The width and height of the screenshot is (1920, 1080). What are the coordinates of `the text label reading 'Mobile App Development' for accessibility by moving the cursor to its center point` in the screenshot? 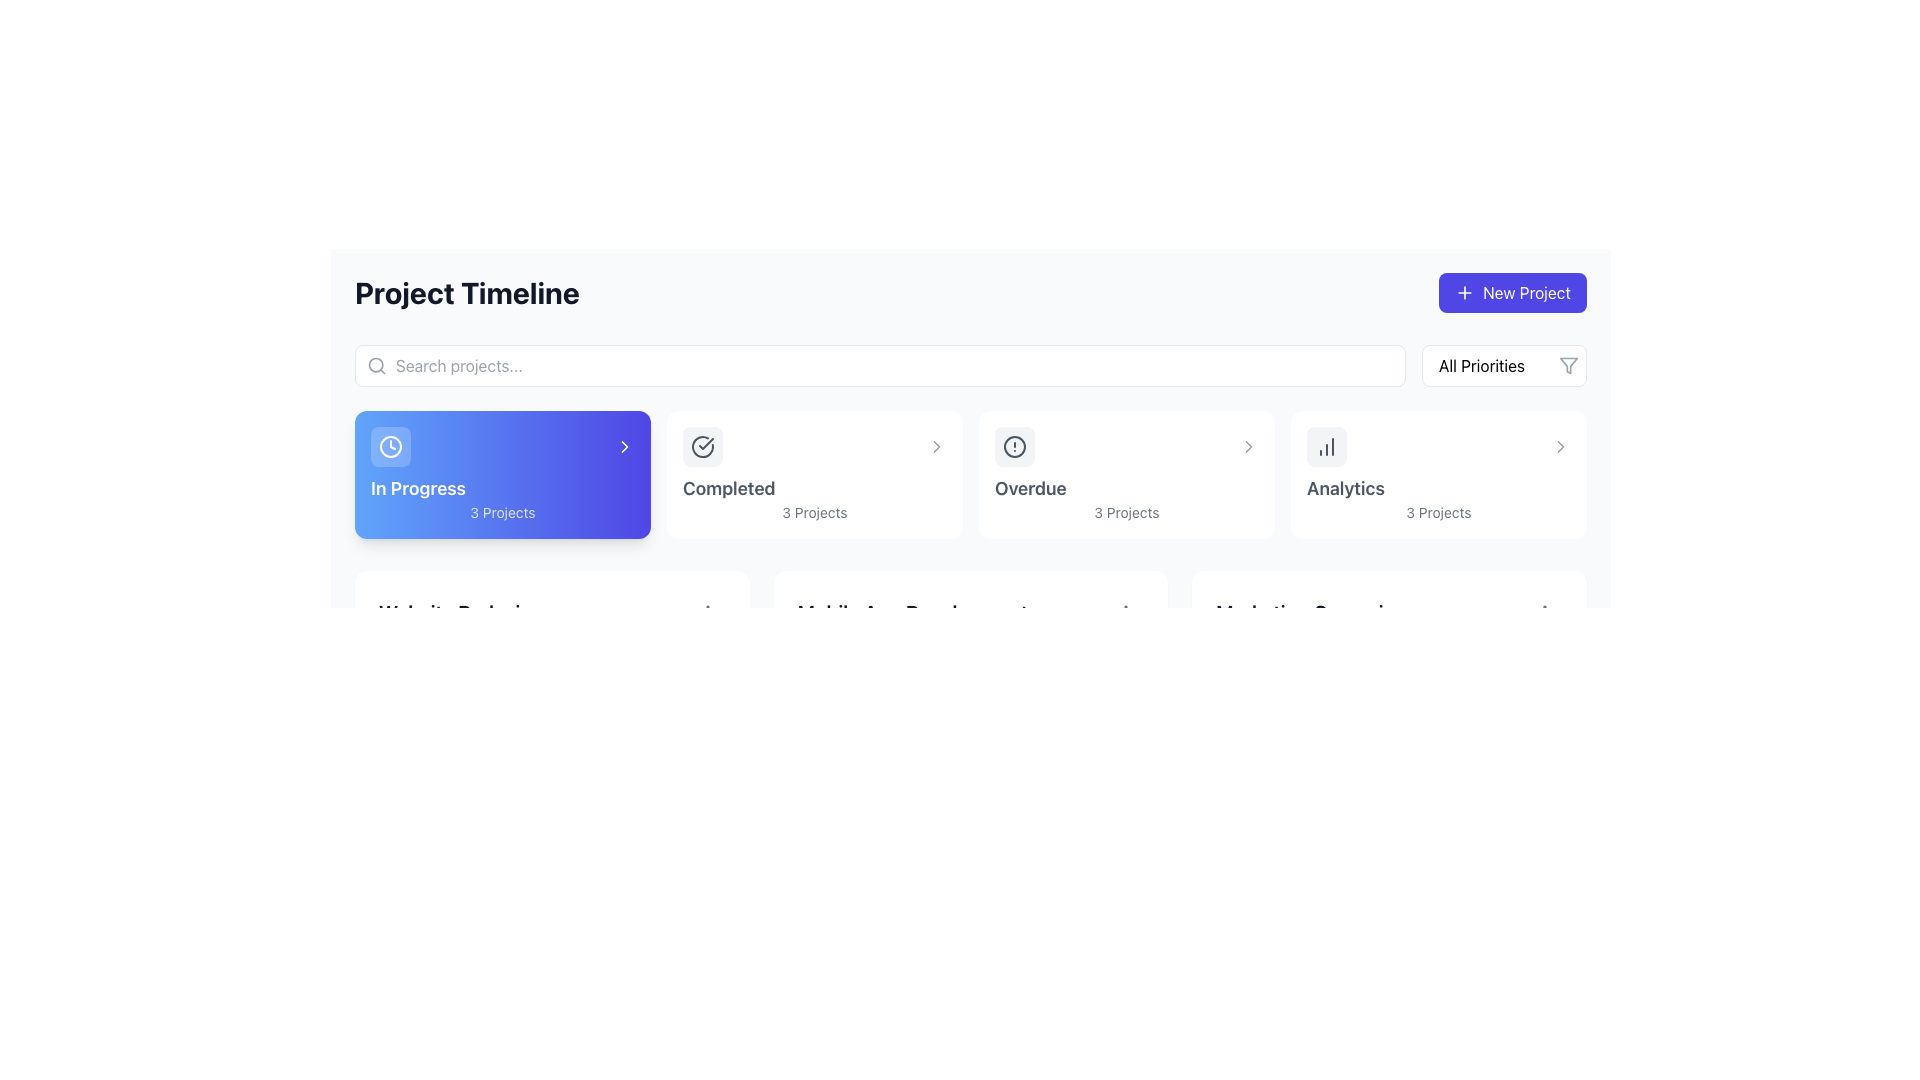 It's located at (970, 612).